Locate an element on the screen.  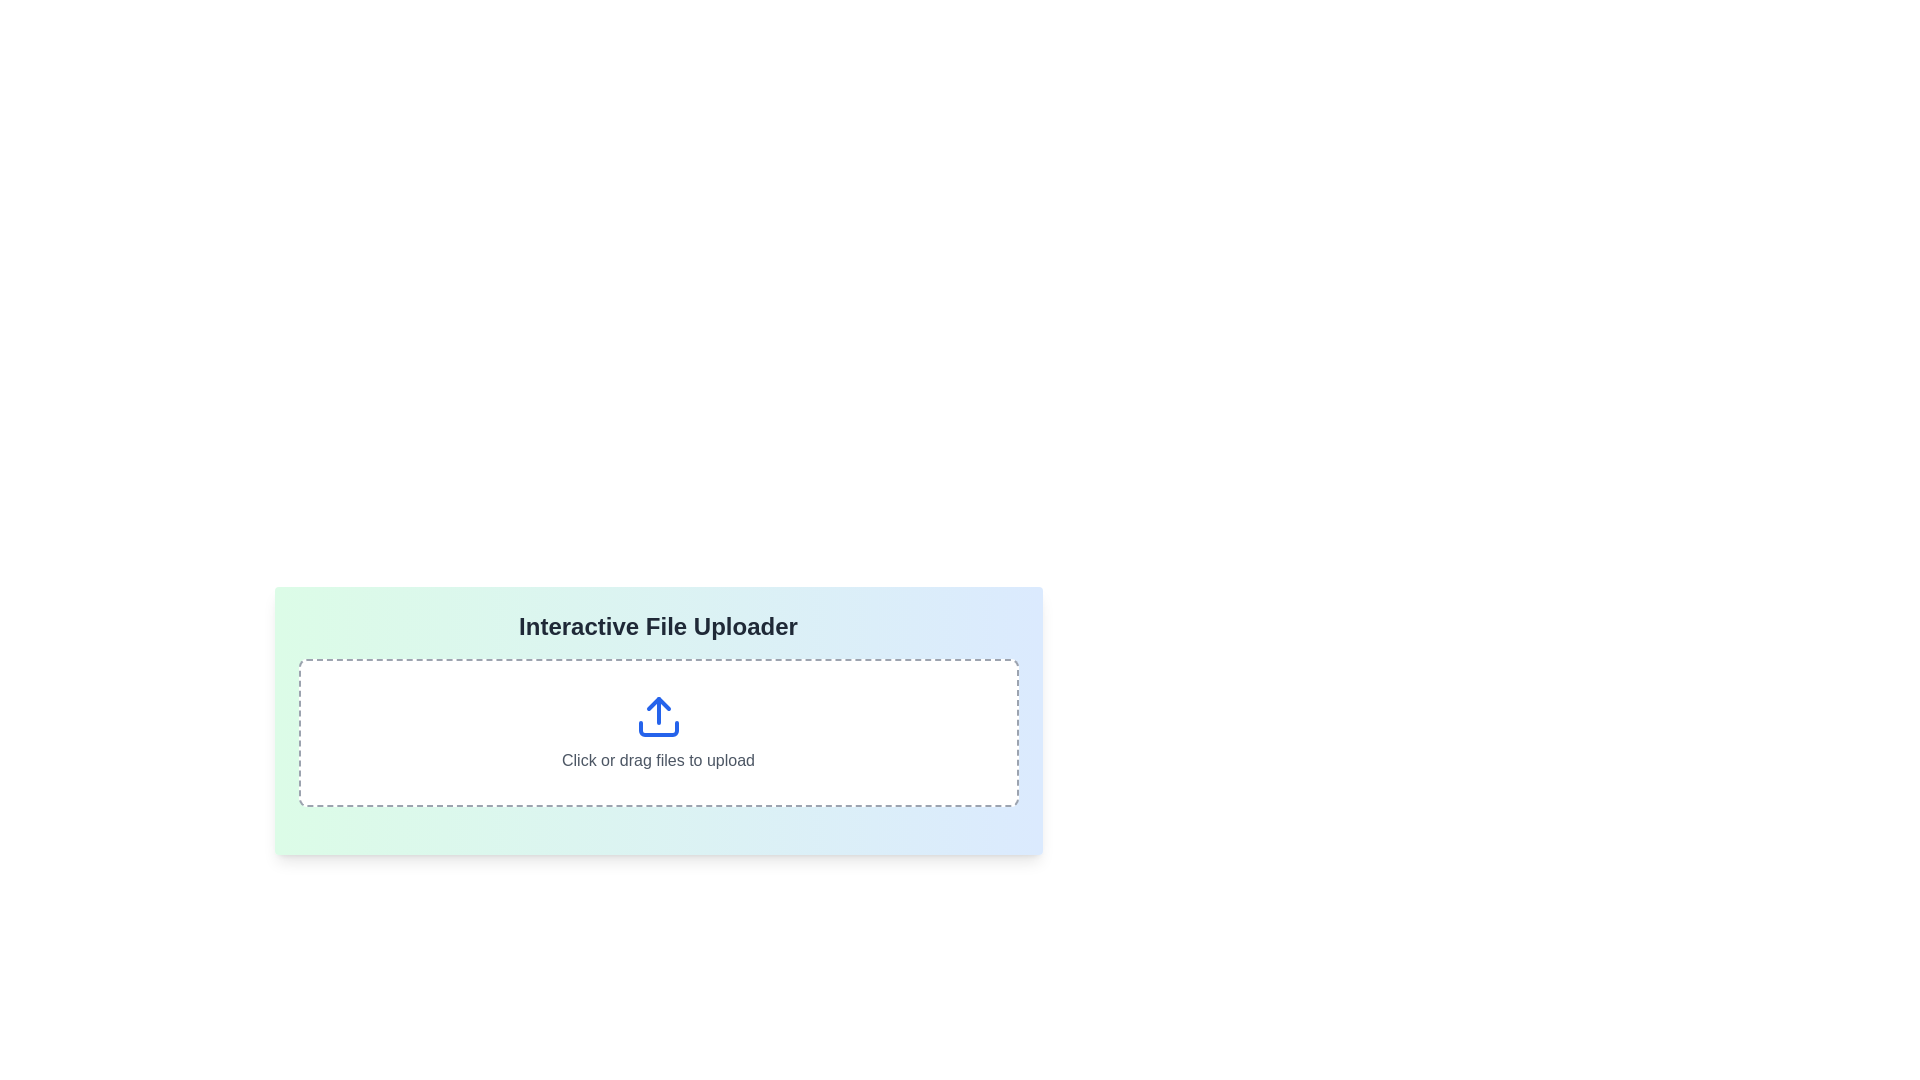
the bottom section of the upload icon, which is located underneath the upward-pointing blue arrow in the dashed rectangular area is located at coordinates (658, 729).